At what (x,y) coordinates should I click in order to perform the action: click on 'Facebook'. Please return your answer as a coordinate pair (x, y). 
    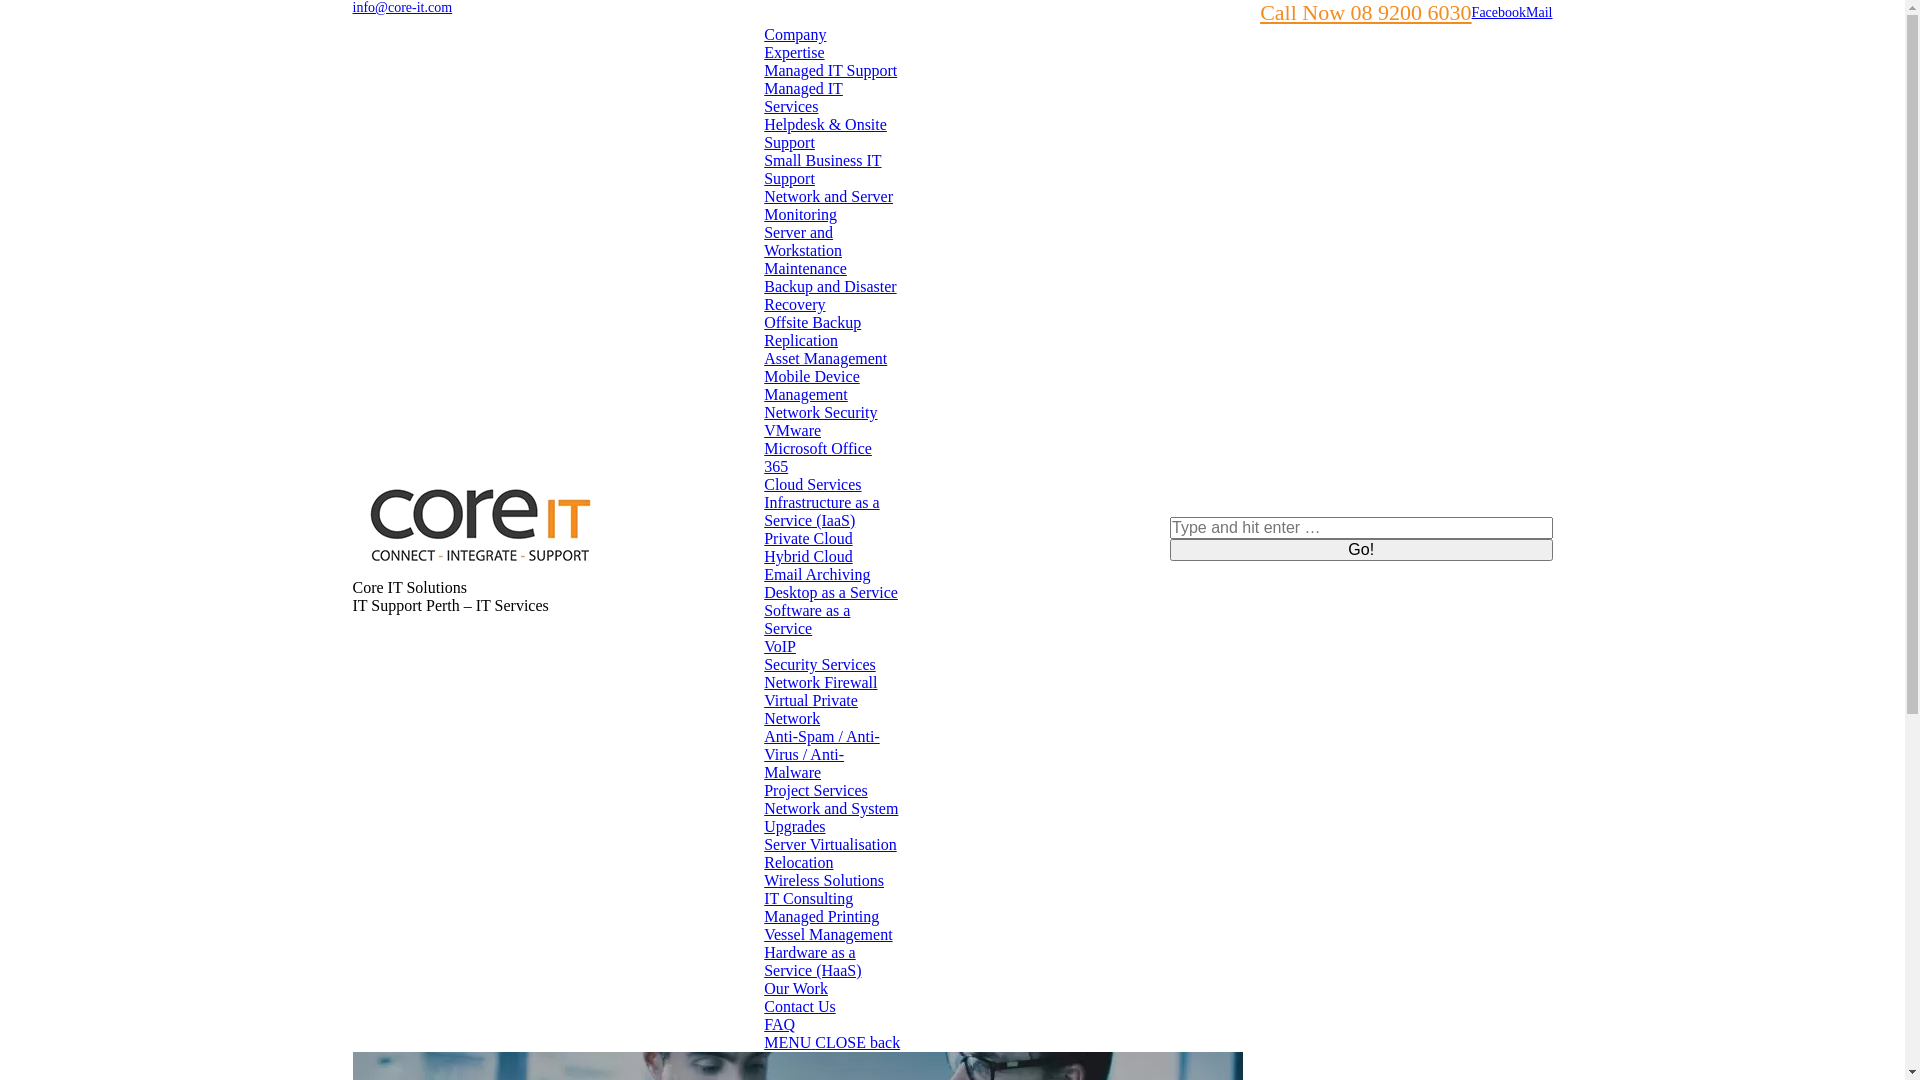
    Looking at the image, I should click on (1498, 12).